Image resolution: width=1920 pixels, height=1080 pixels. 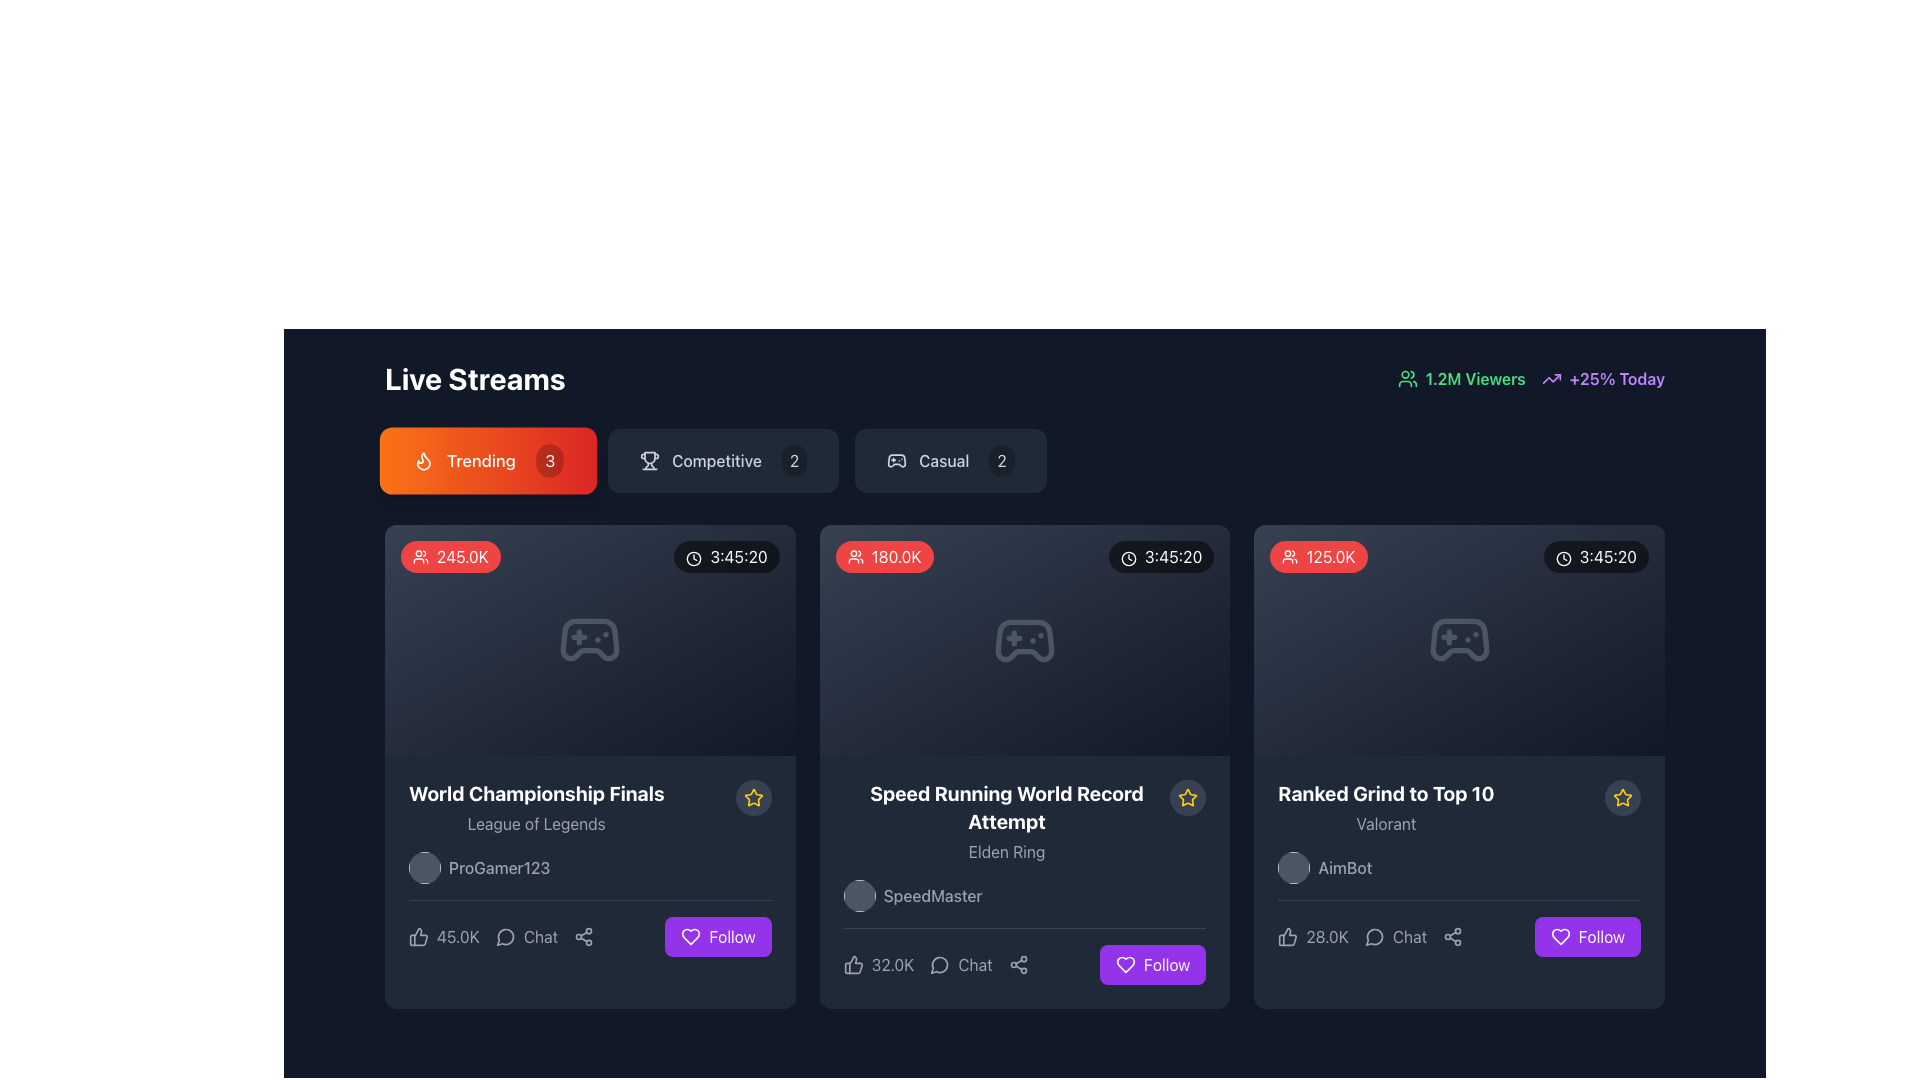 What do you see at coordinates (853, 963) in the screenshot?
I see `the 'like' icon located to the left of the '32.0K' text in the interactive section below the 'Speed Running World Record Attempt' card` at bounding box center [853, 963].